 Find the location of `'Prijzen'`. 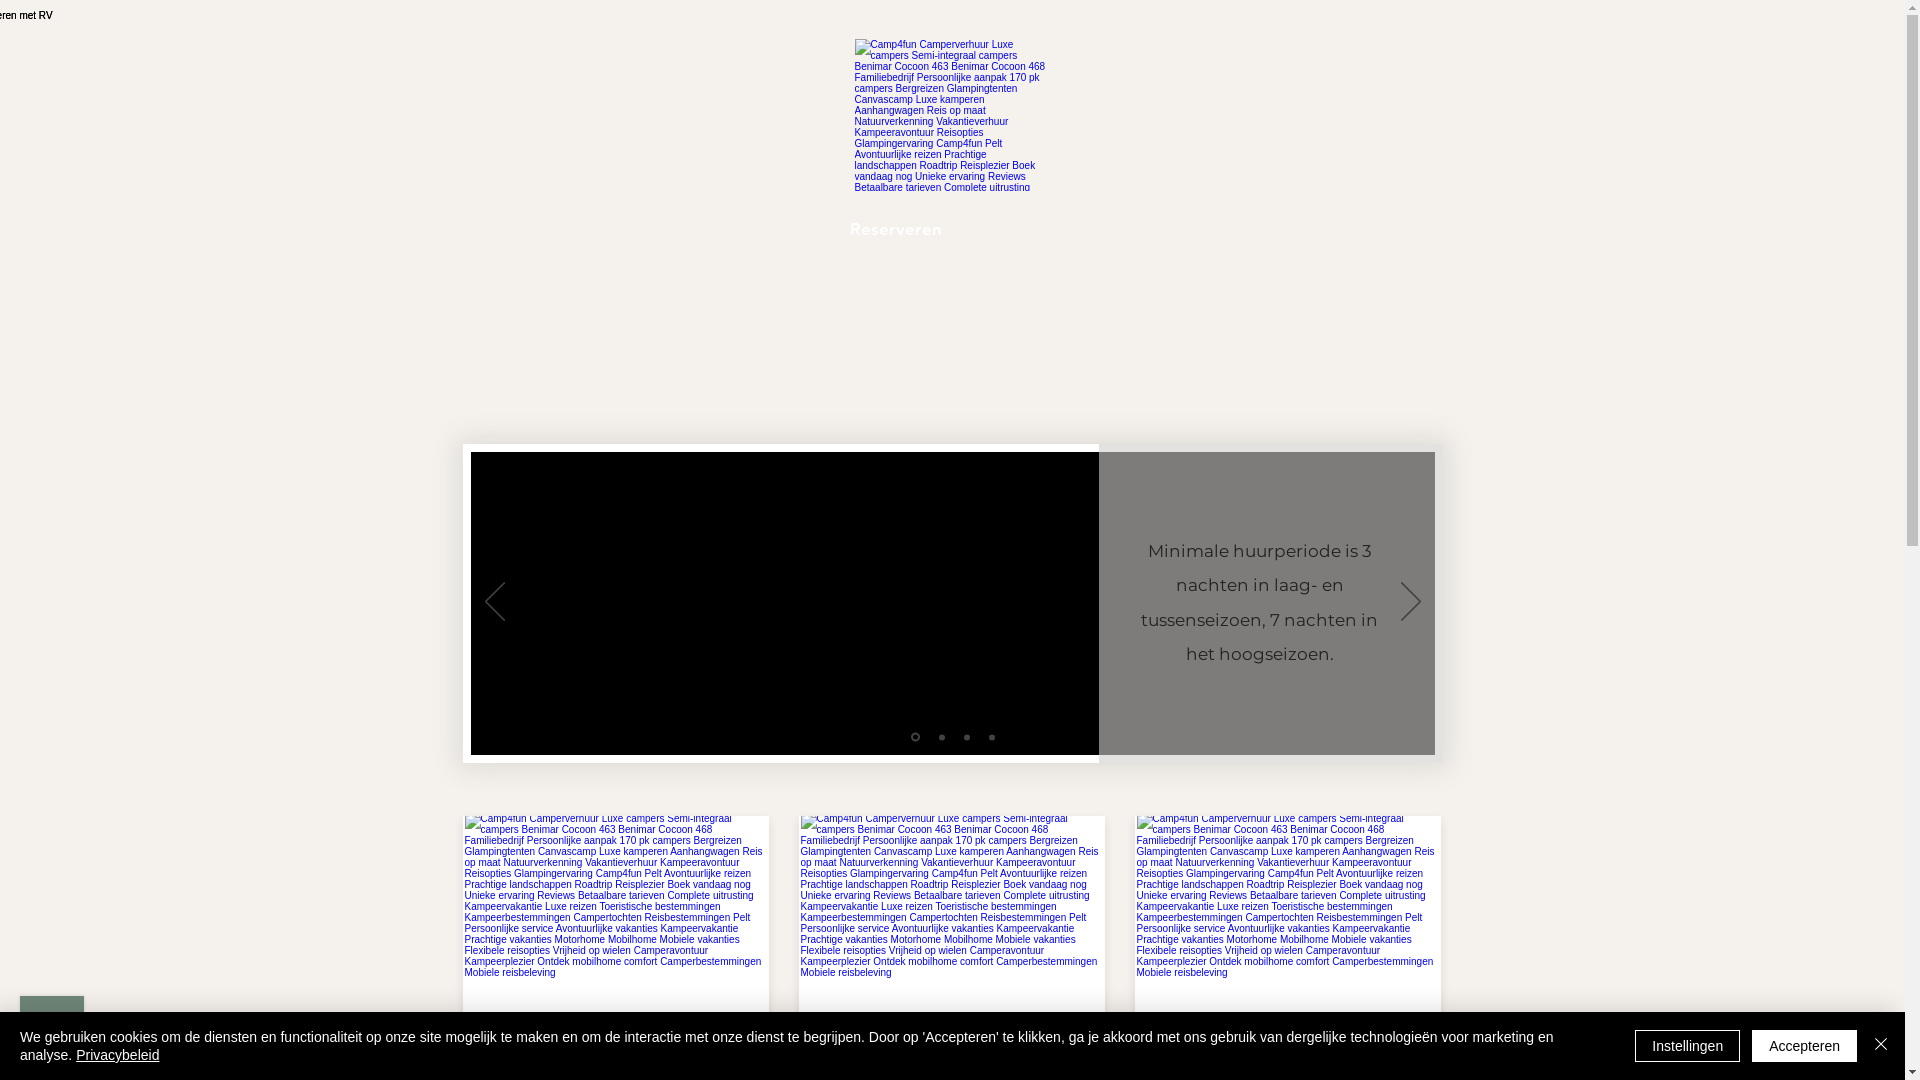

'Prijzen' is located at coordinates (790, 227).